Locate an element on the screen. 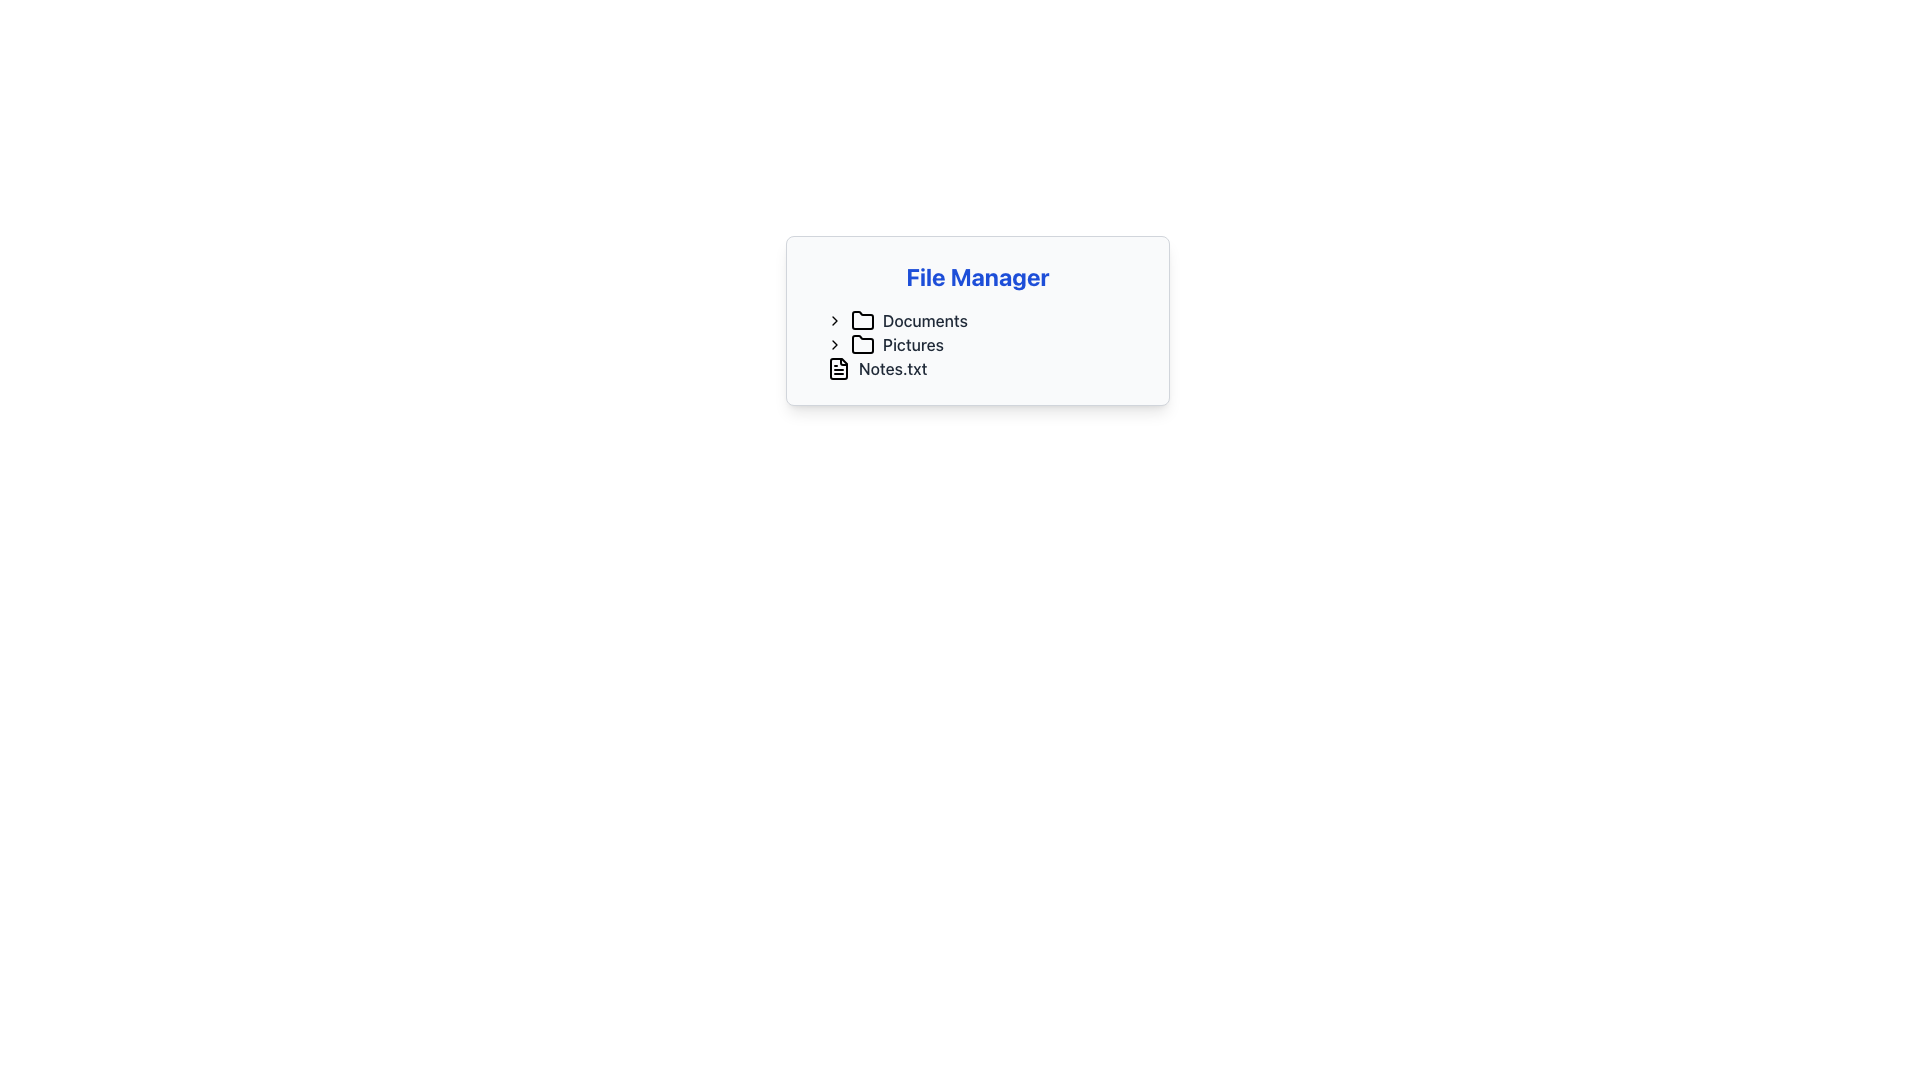 The height and width of the screenshot is (1080, 1920). the folder icon representing the 'Pictures' folder in the 'File Manager' section is located at coordinates (863, 343).